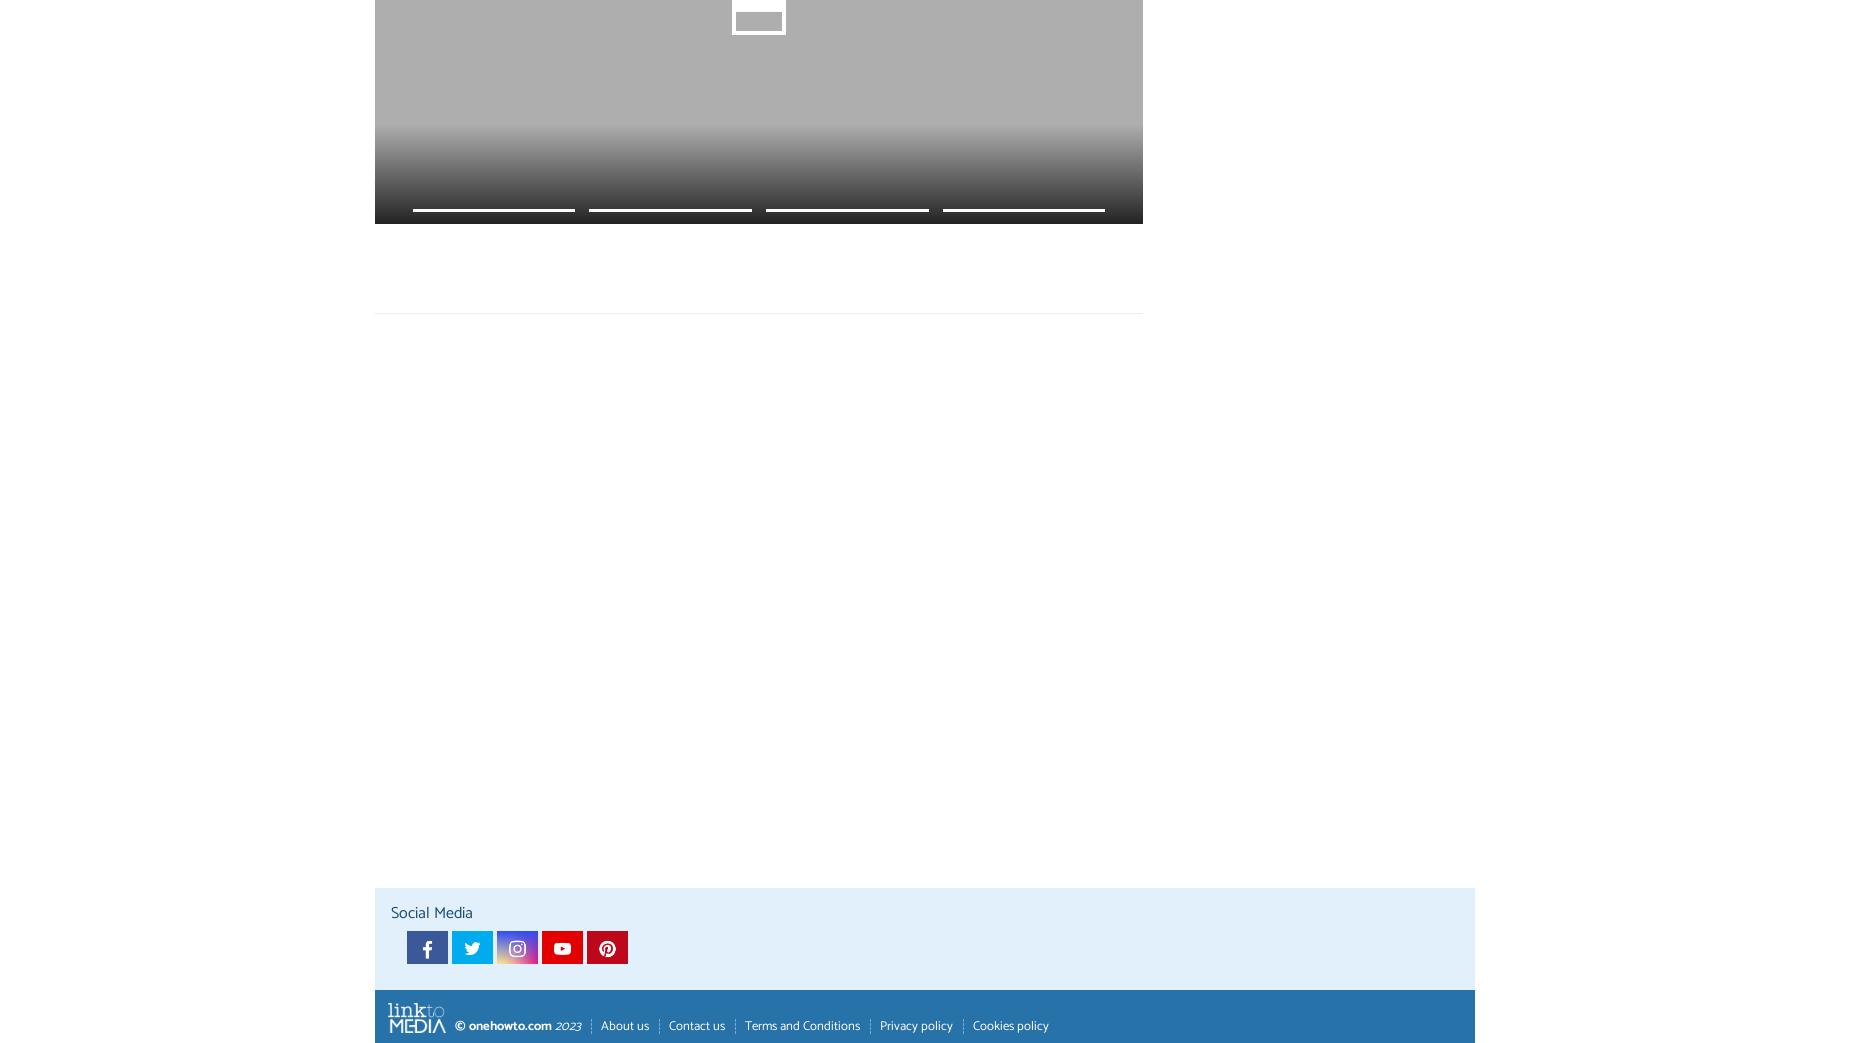 The image size is (1850, 1043). Describe the element at coordinates (567, 1025) in the screenshot. I see `'2023'` at that location.